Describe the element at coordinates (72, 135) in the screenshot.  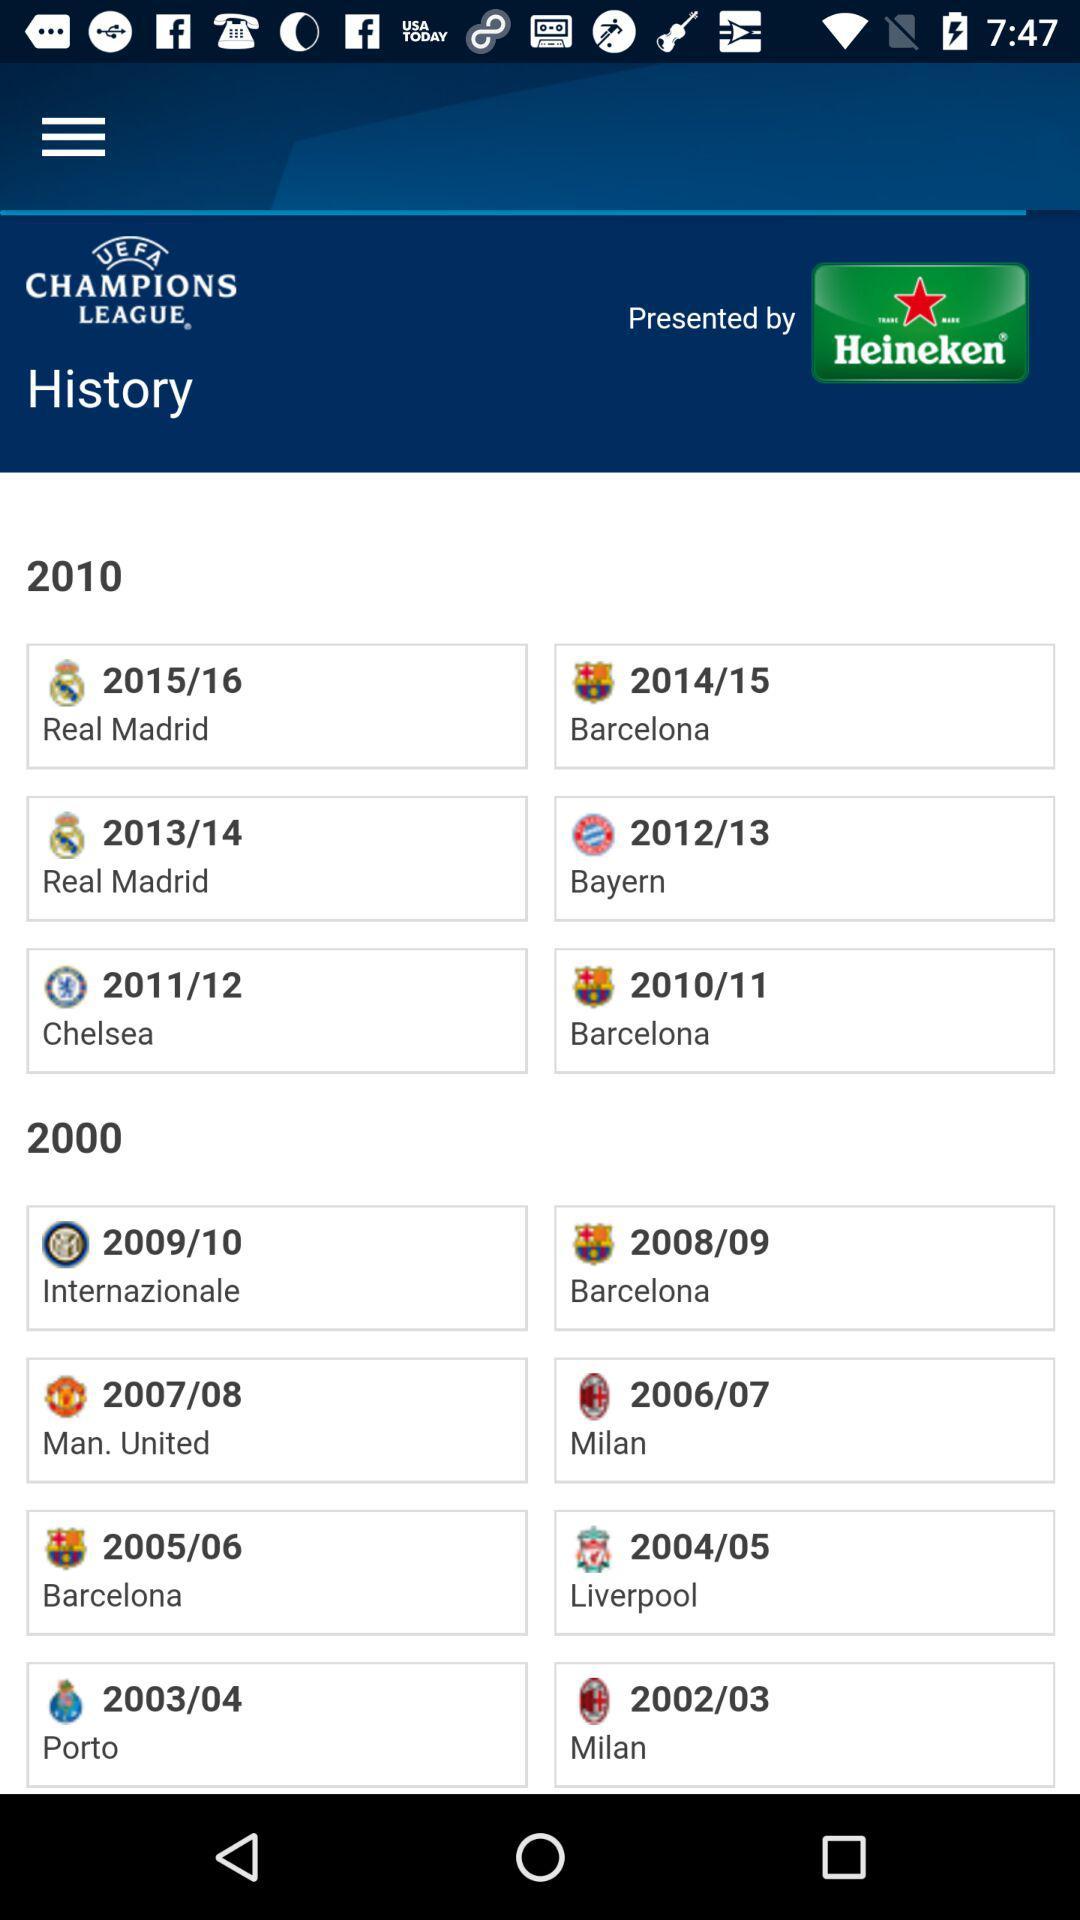
I see `menu button` at that location.